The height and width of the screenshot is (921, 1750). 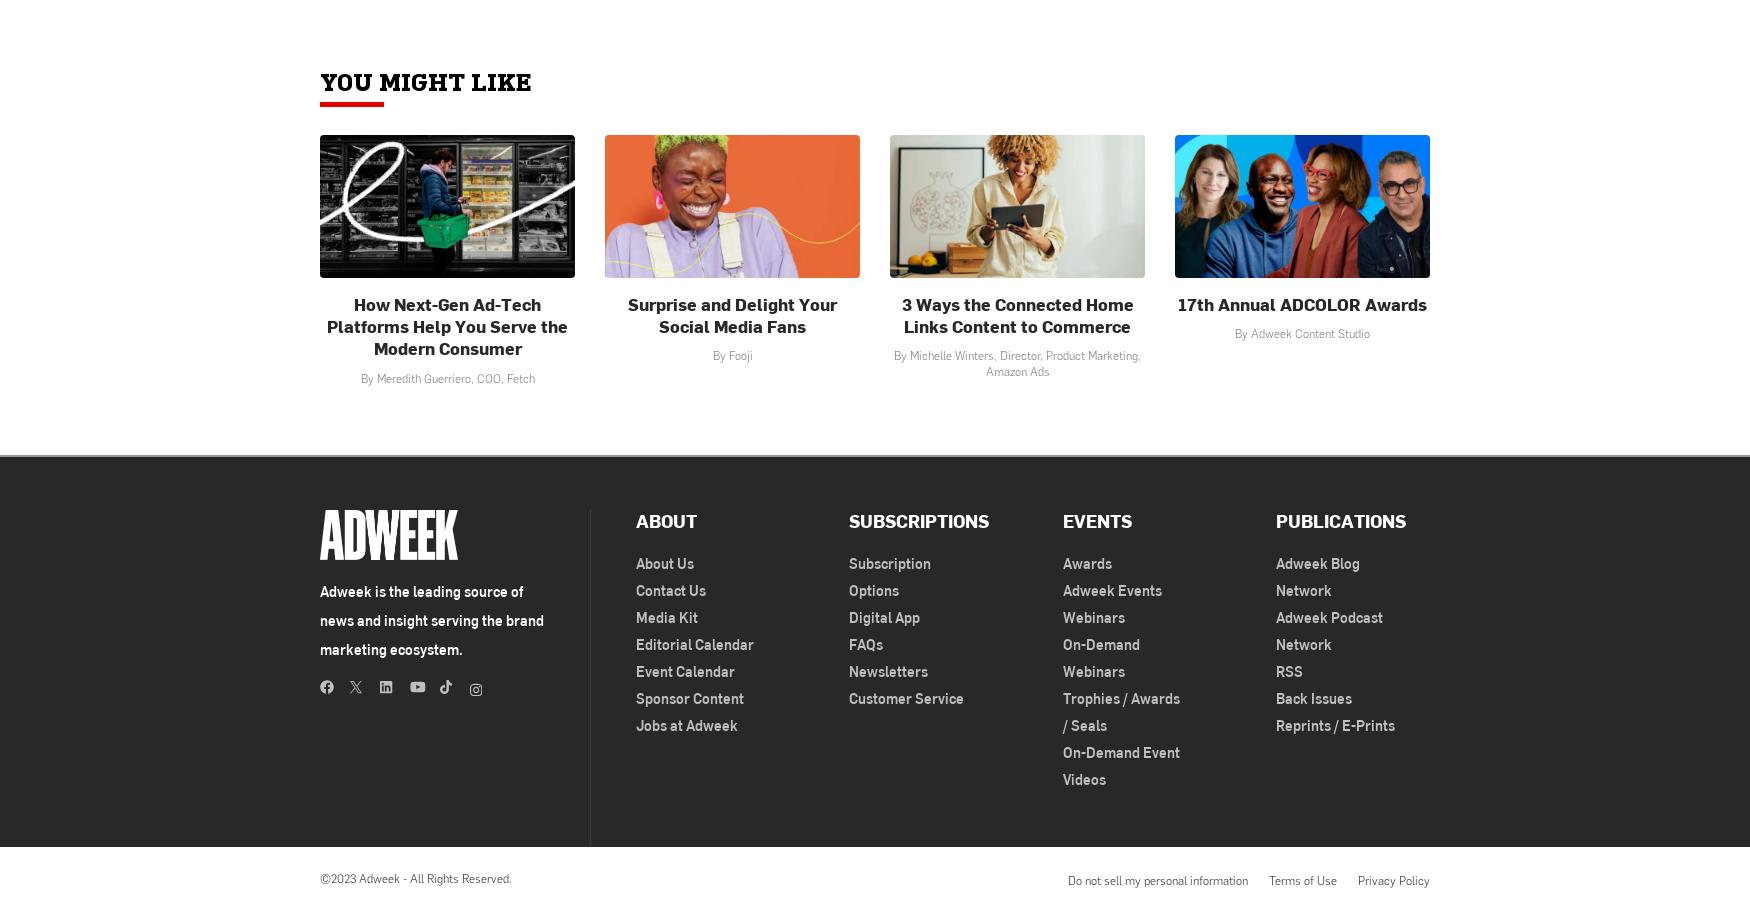 I want to click on 'Adweek Podcast Network', so click(x=1274, y=629).